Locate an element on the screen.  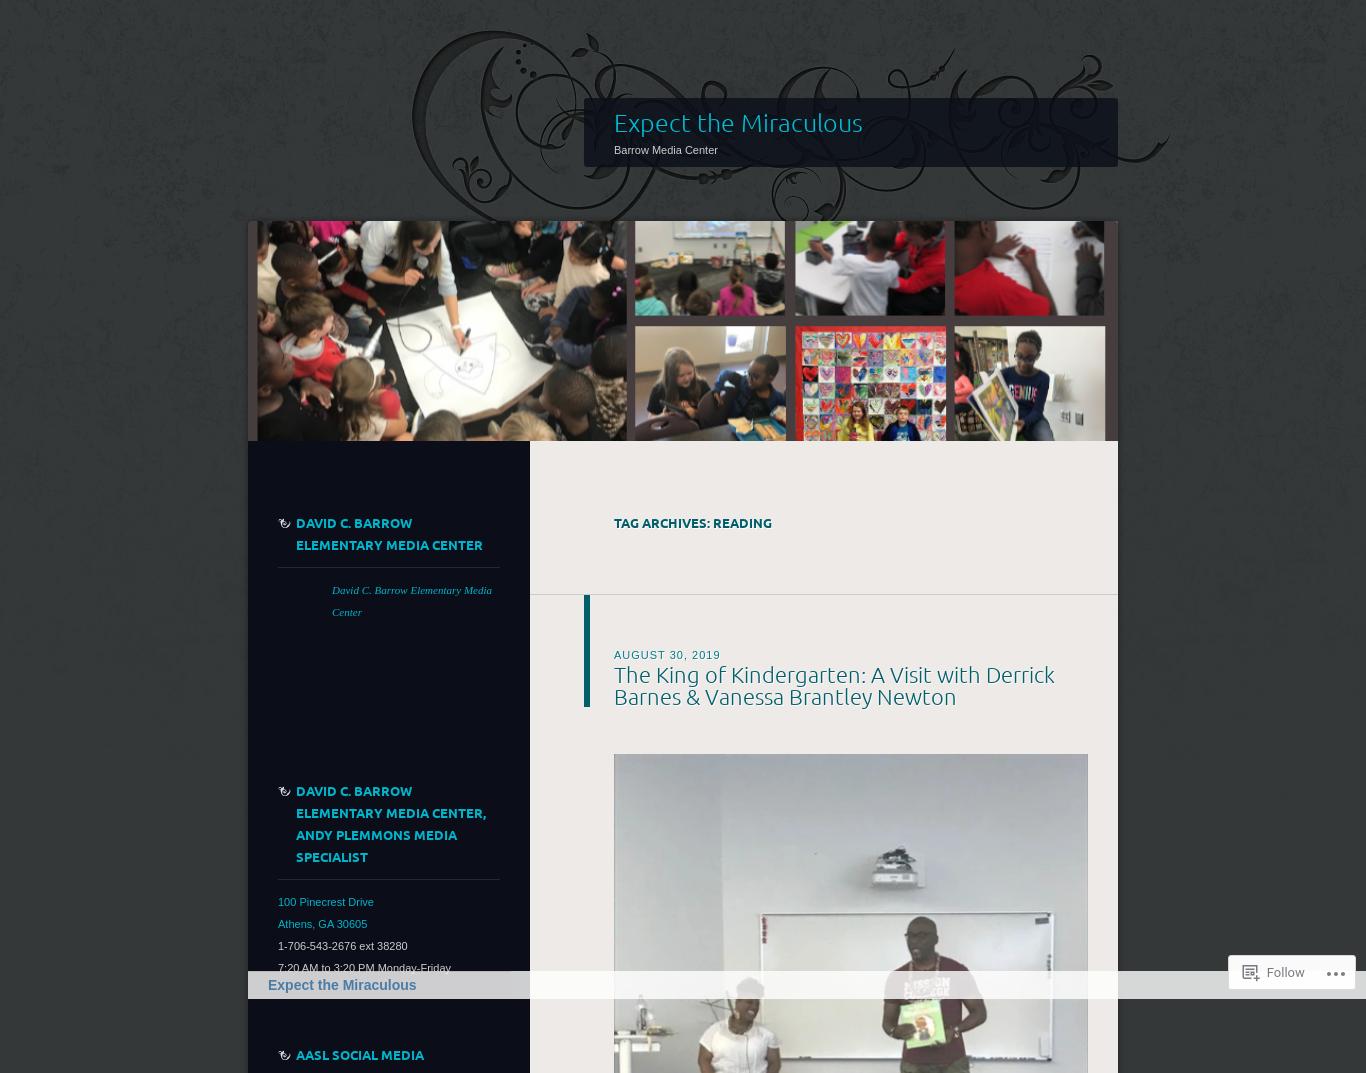
'David C. Barrow Elementary Media Center, Andy Plemmons Media Specialist' is located at coordinates (296, 822).